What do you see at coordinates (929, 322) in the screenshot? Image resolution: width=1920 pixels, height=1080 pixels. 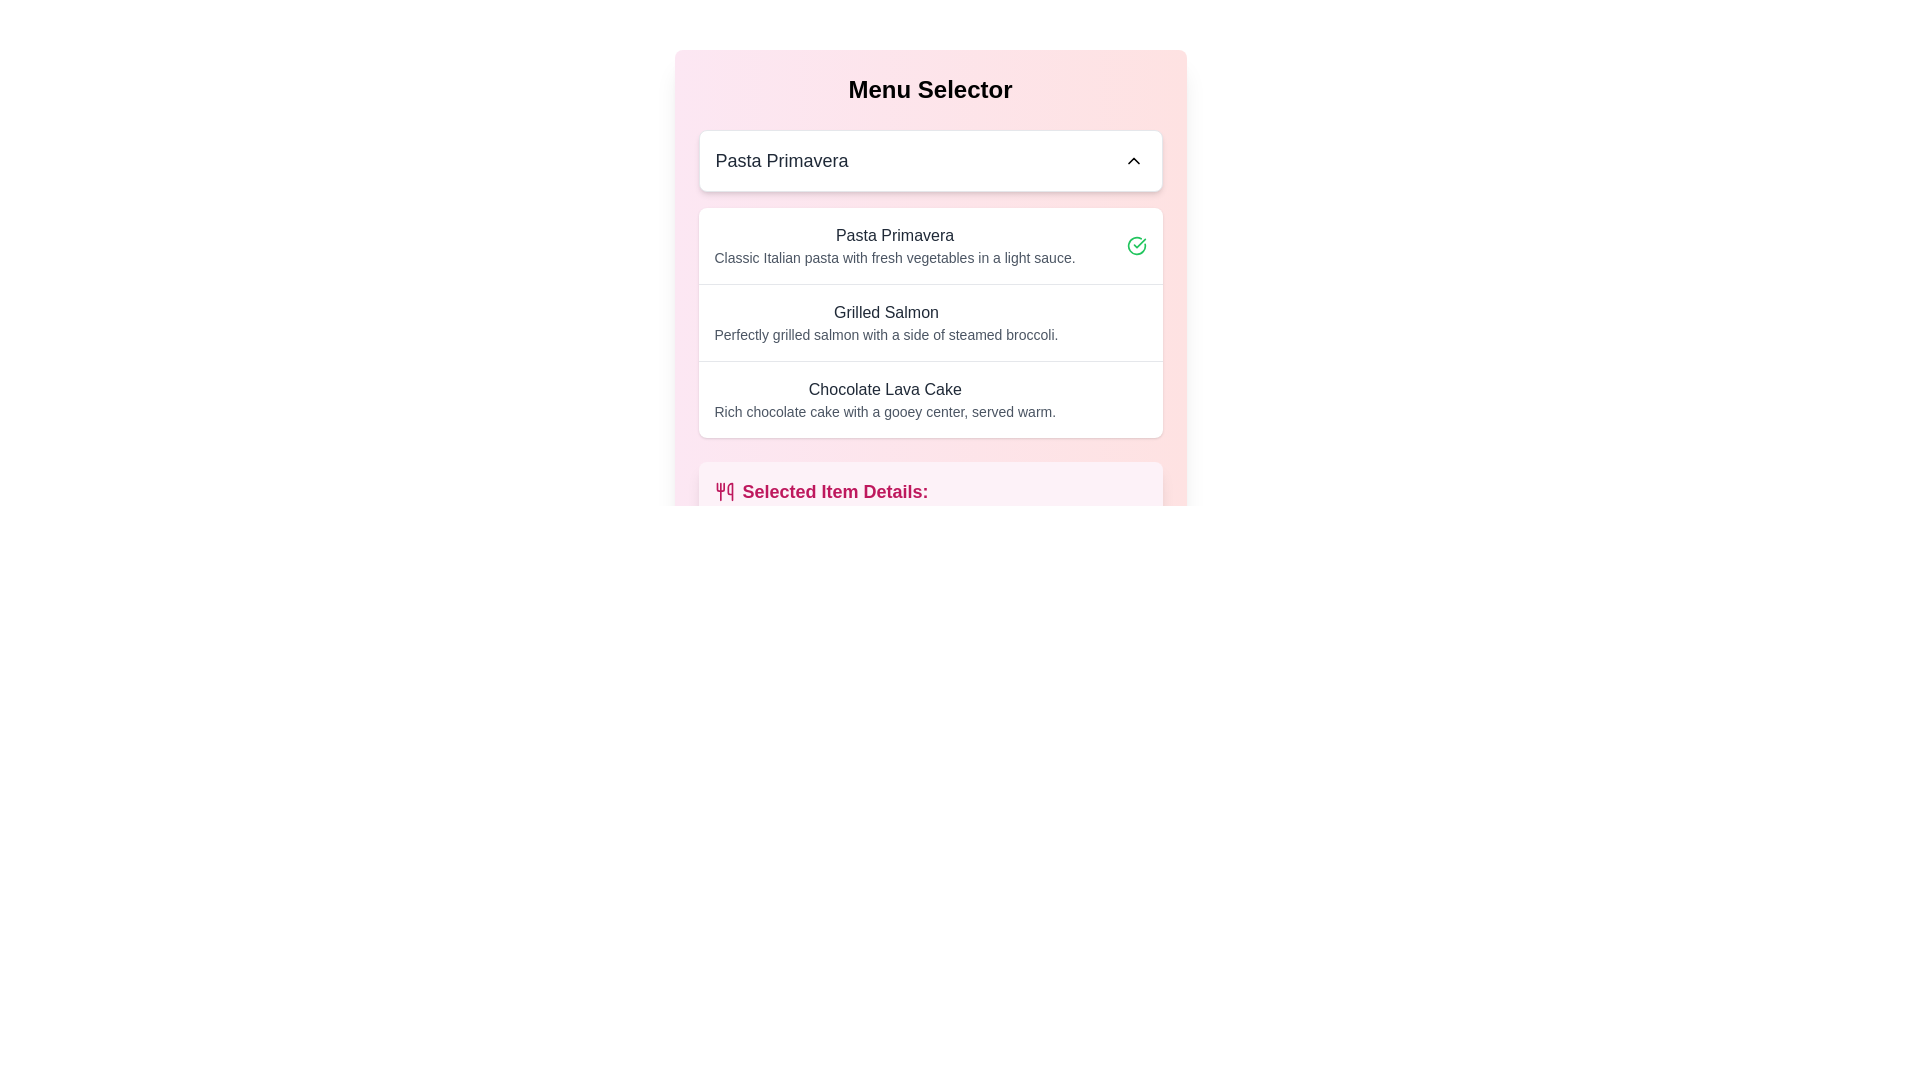 I see `within the food items list component to focus, which includes options like 'Pasta Primavera', 'Grilled Salmon', and 'Chocolate Lava Cake'` at bounding box center [929, 322].